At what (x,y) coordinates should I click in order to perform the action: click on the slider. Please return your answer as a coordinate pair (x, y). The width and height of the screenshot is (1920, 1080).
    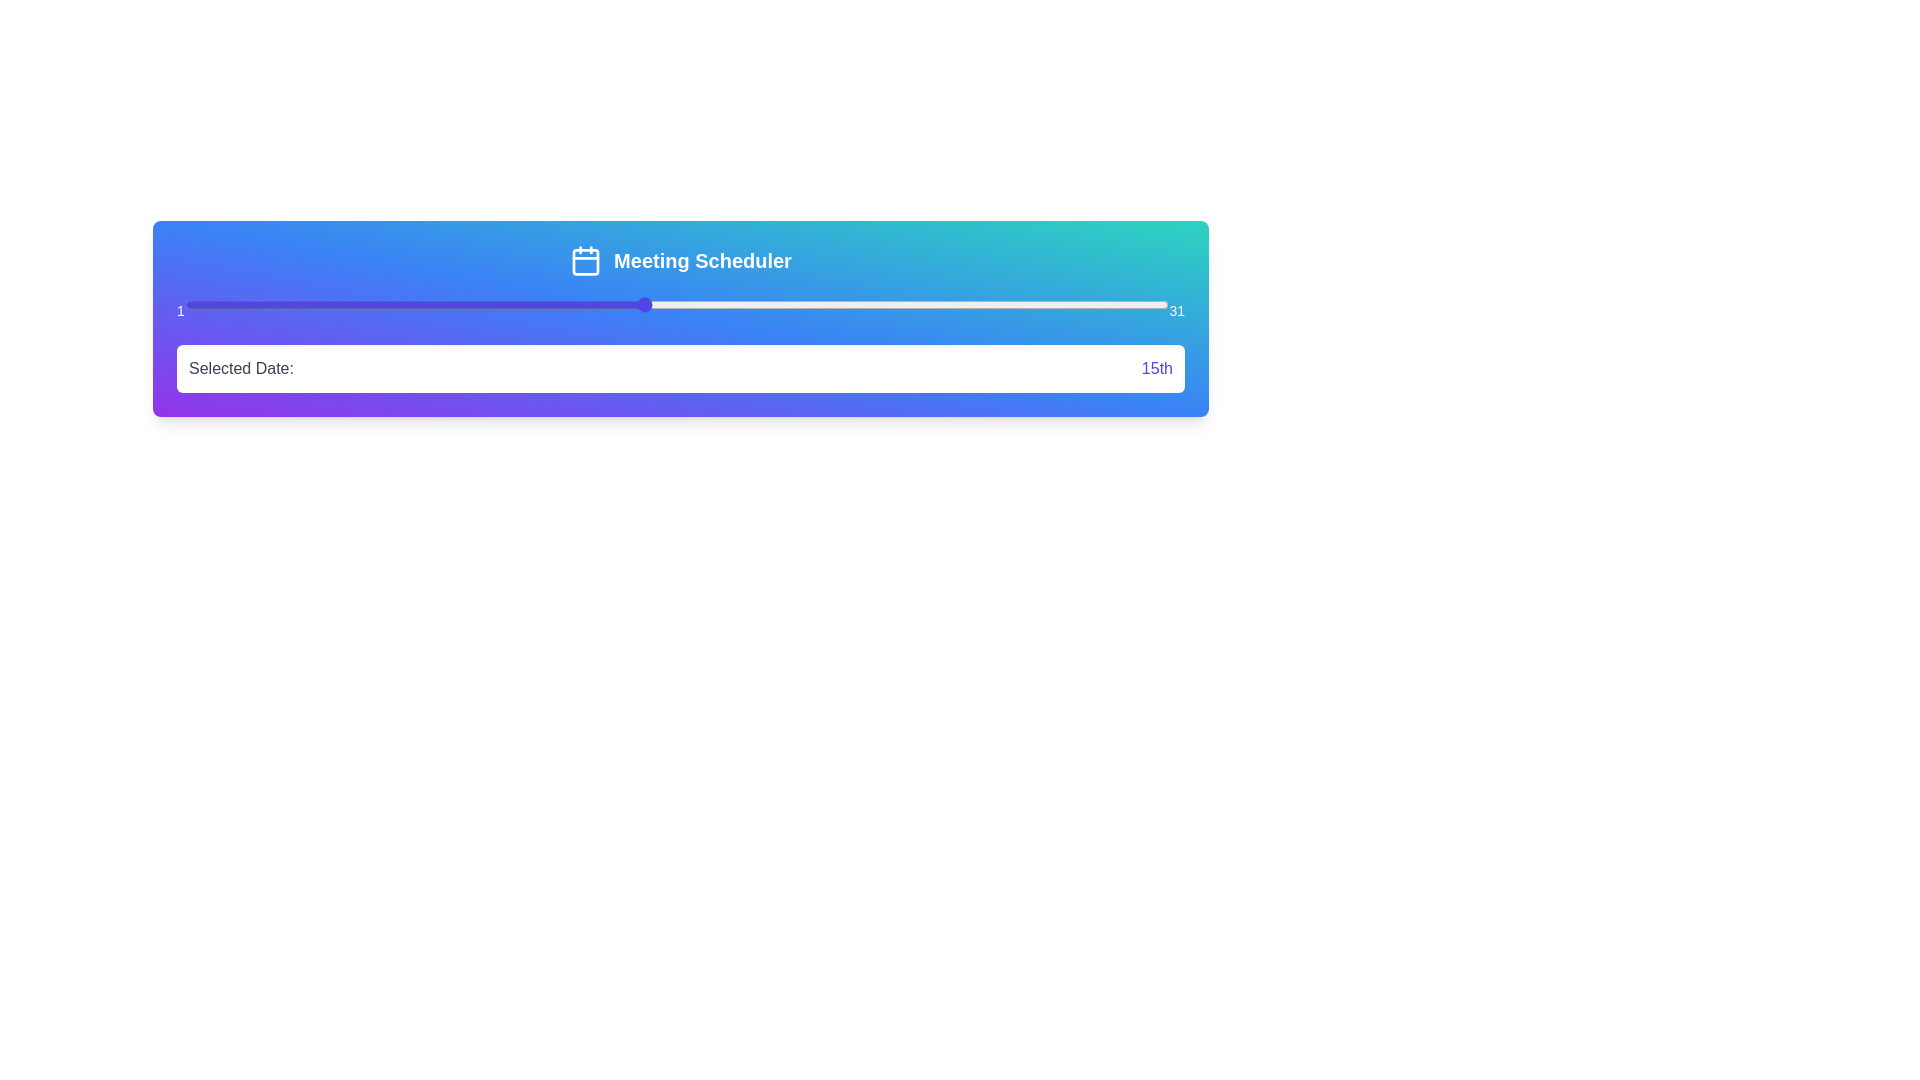
    Looking at the image, I should click on (774, 304).